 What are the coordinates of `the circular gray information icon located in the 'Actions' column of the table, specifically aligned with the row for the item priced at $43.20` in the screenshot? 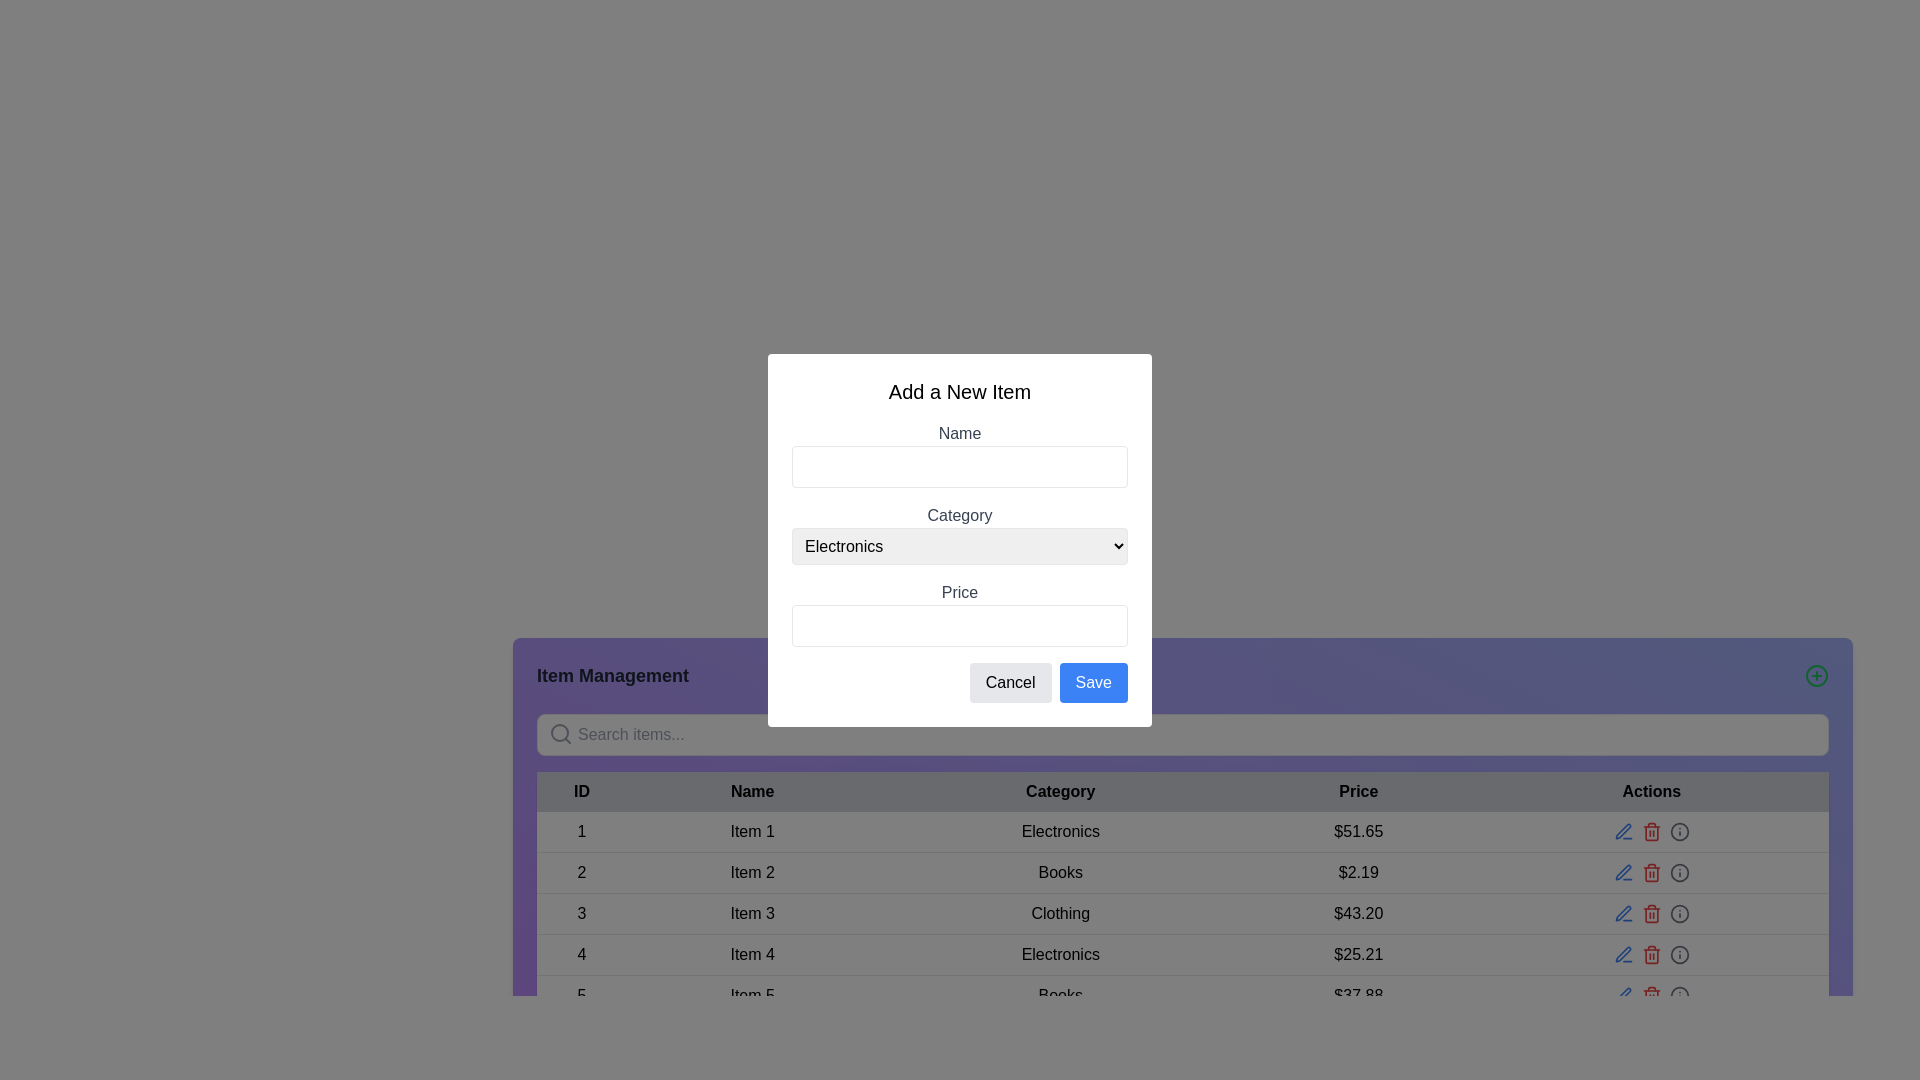 It's located at (1679, 914).